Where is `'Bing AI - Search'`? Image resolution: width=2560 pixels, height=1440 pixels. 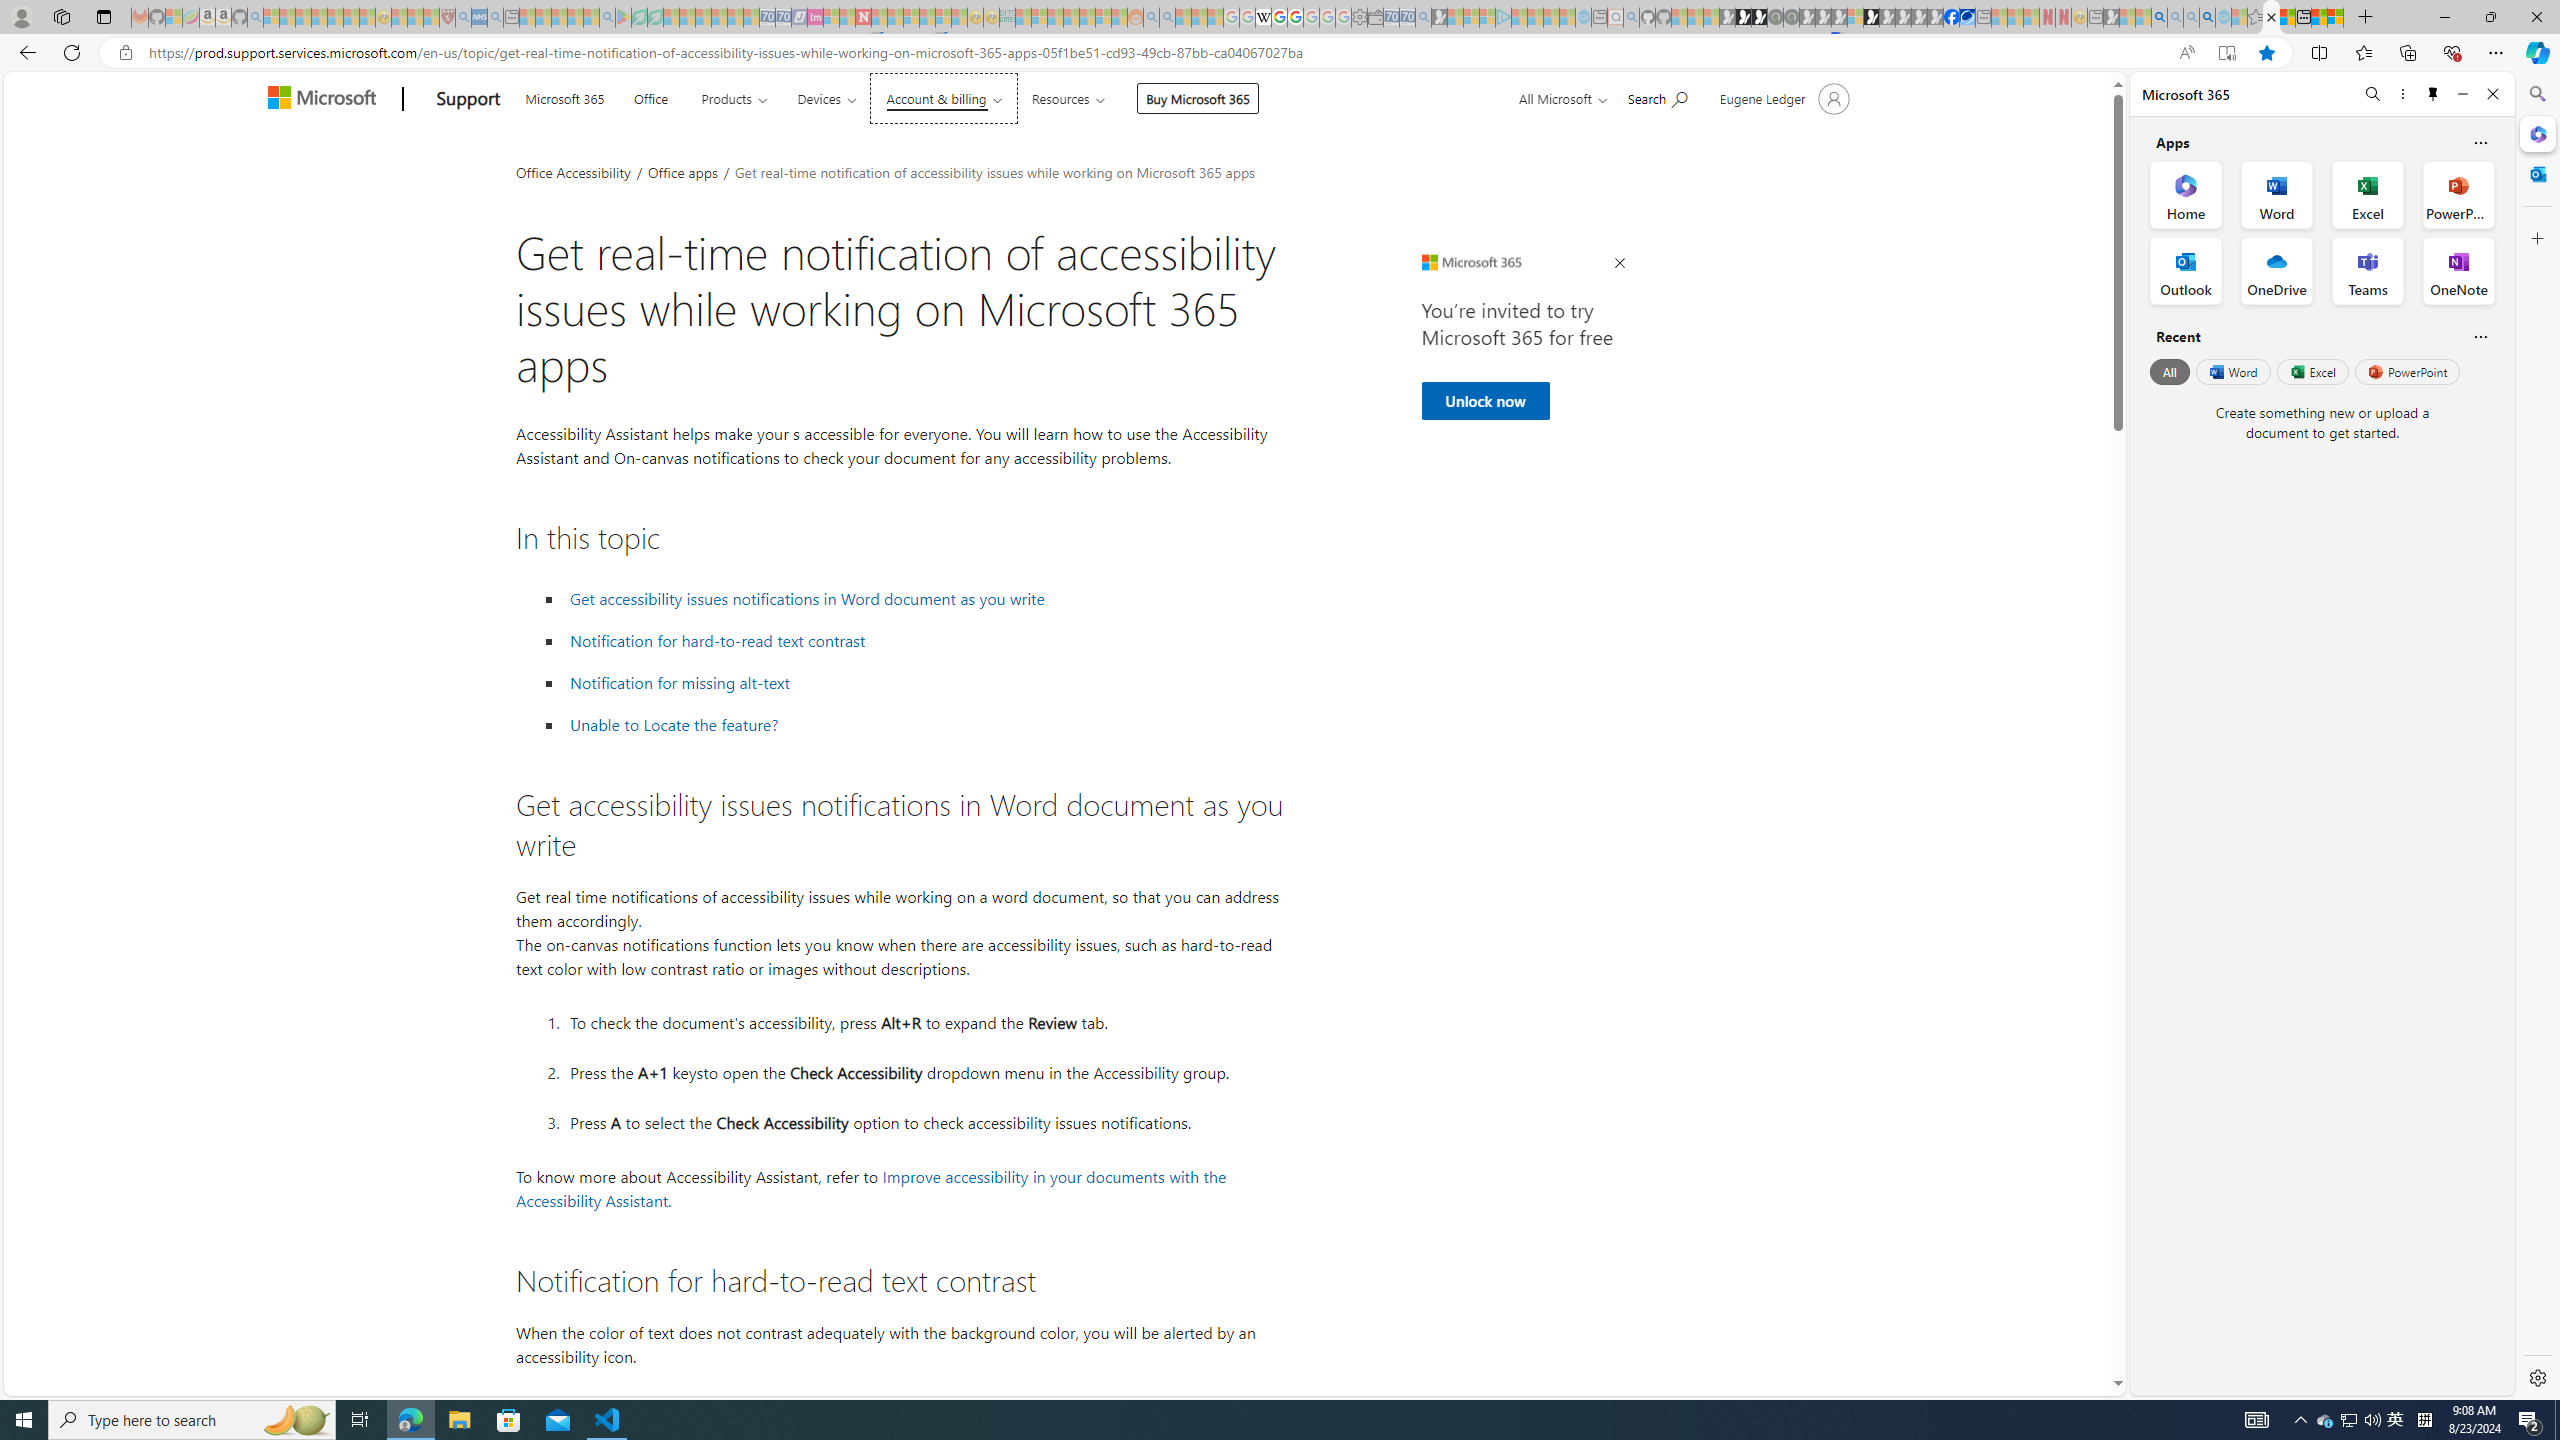 'Bing AI - Search' is located at coordinates (2159, 16).